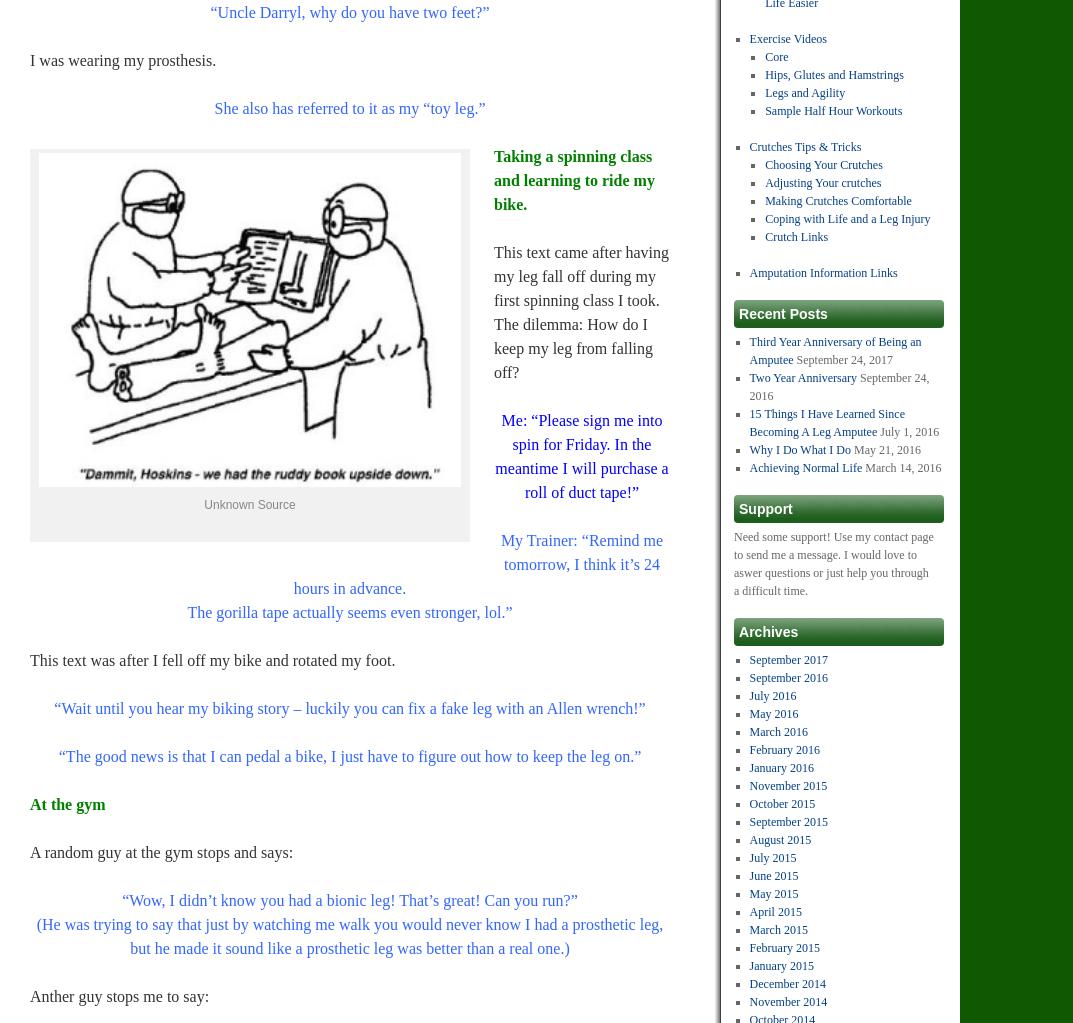 This screenshot has width=1073, height=1023. What do you see at coordinates (747, 838) in the screenshot?
I see `'August 2015'` at bounding box center [747, 838].